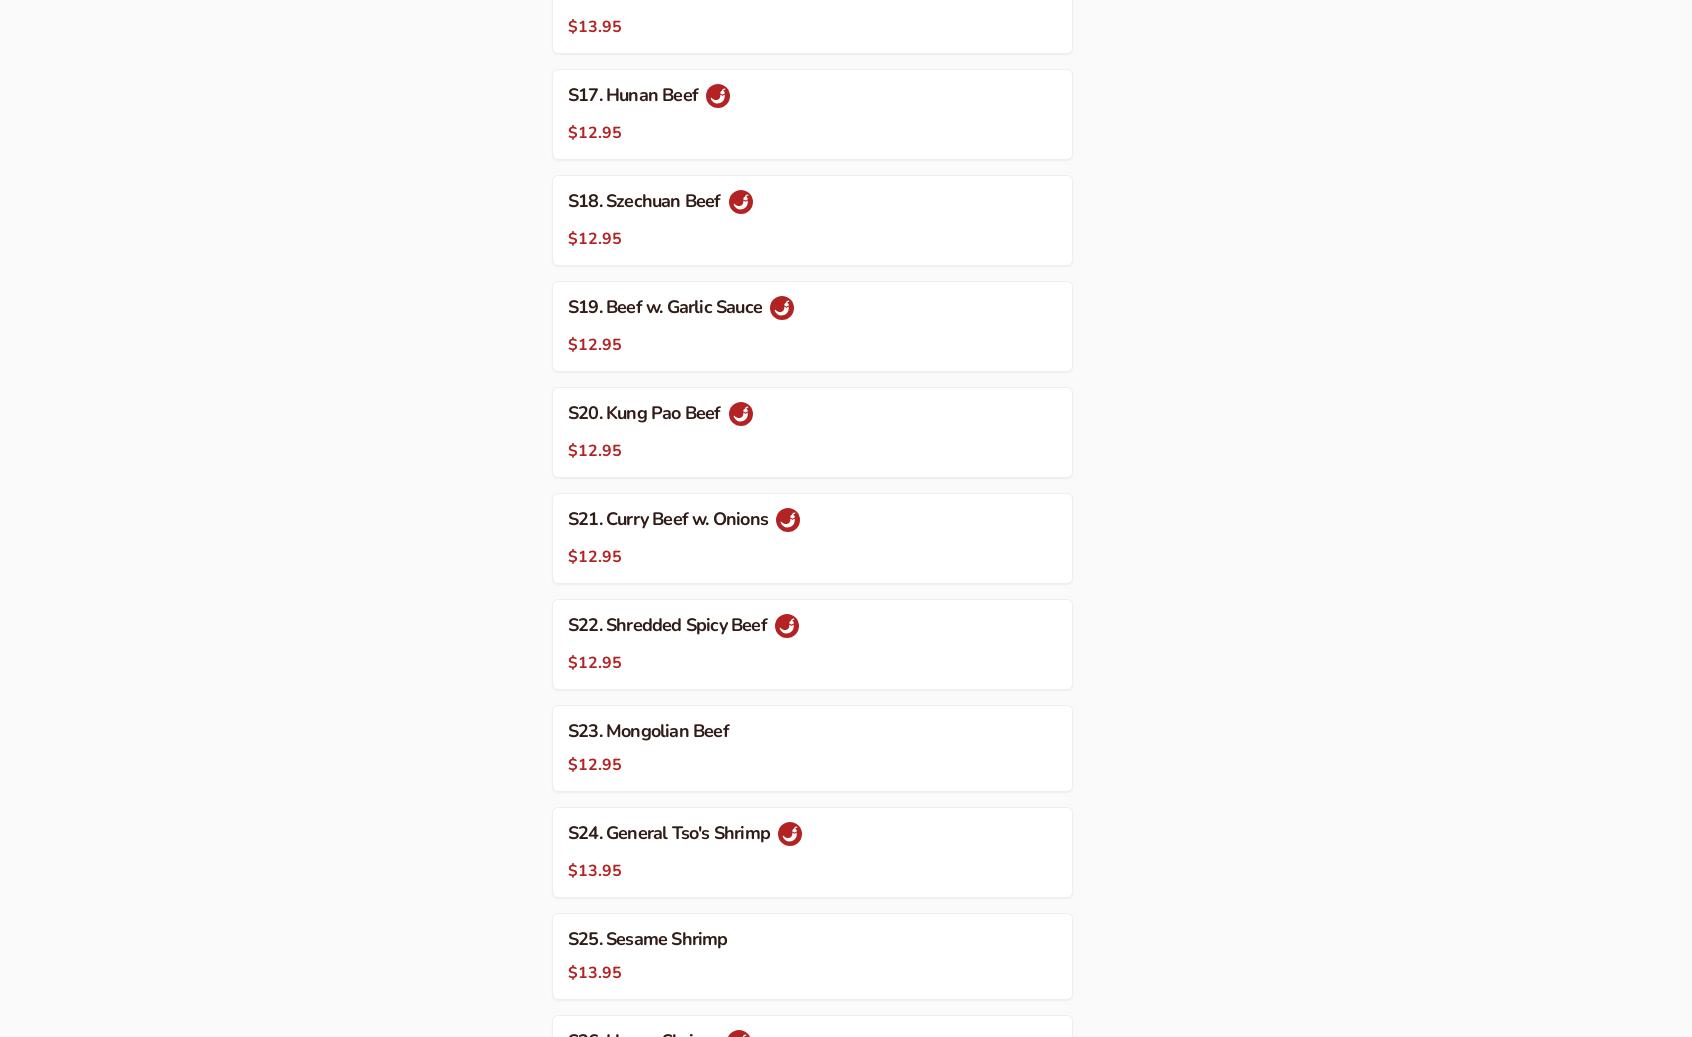  What do you see at coordinates (647, 937) in the screenshot?
I see `'S25.  Sesame Shrimp'` at bounding box center [647, 937].